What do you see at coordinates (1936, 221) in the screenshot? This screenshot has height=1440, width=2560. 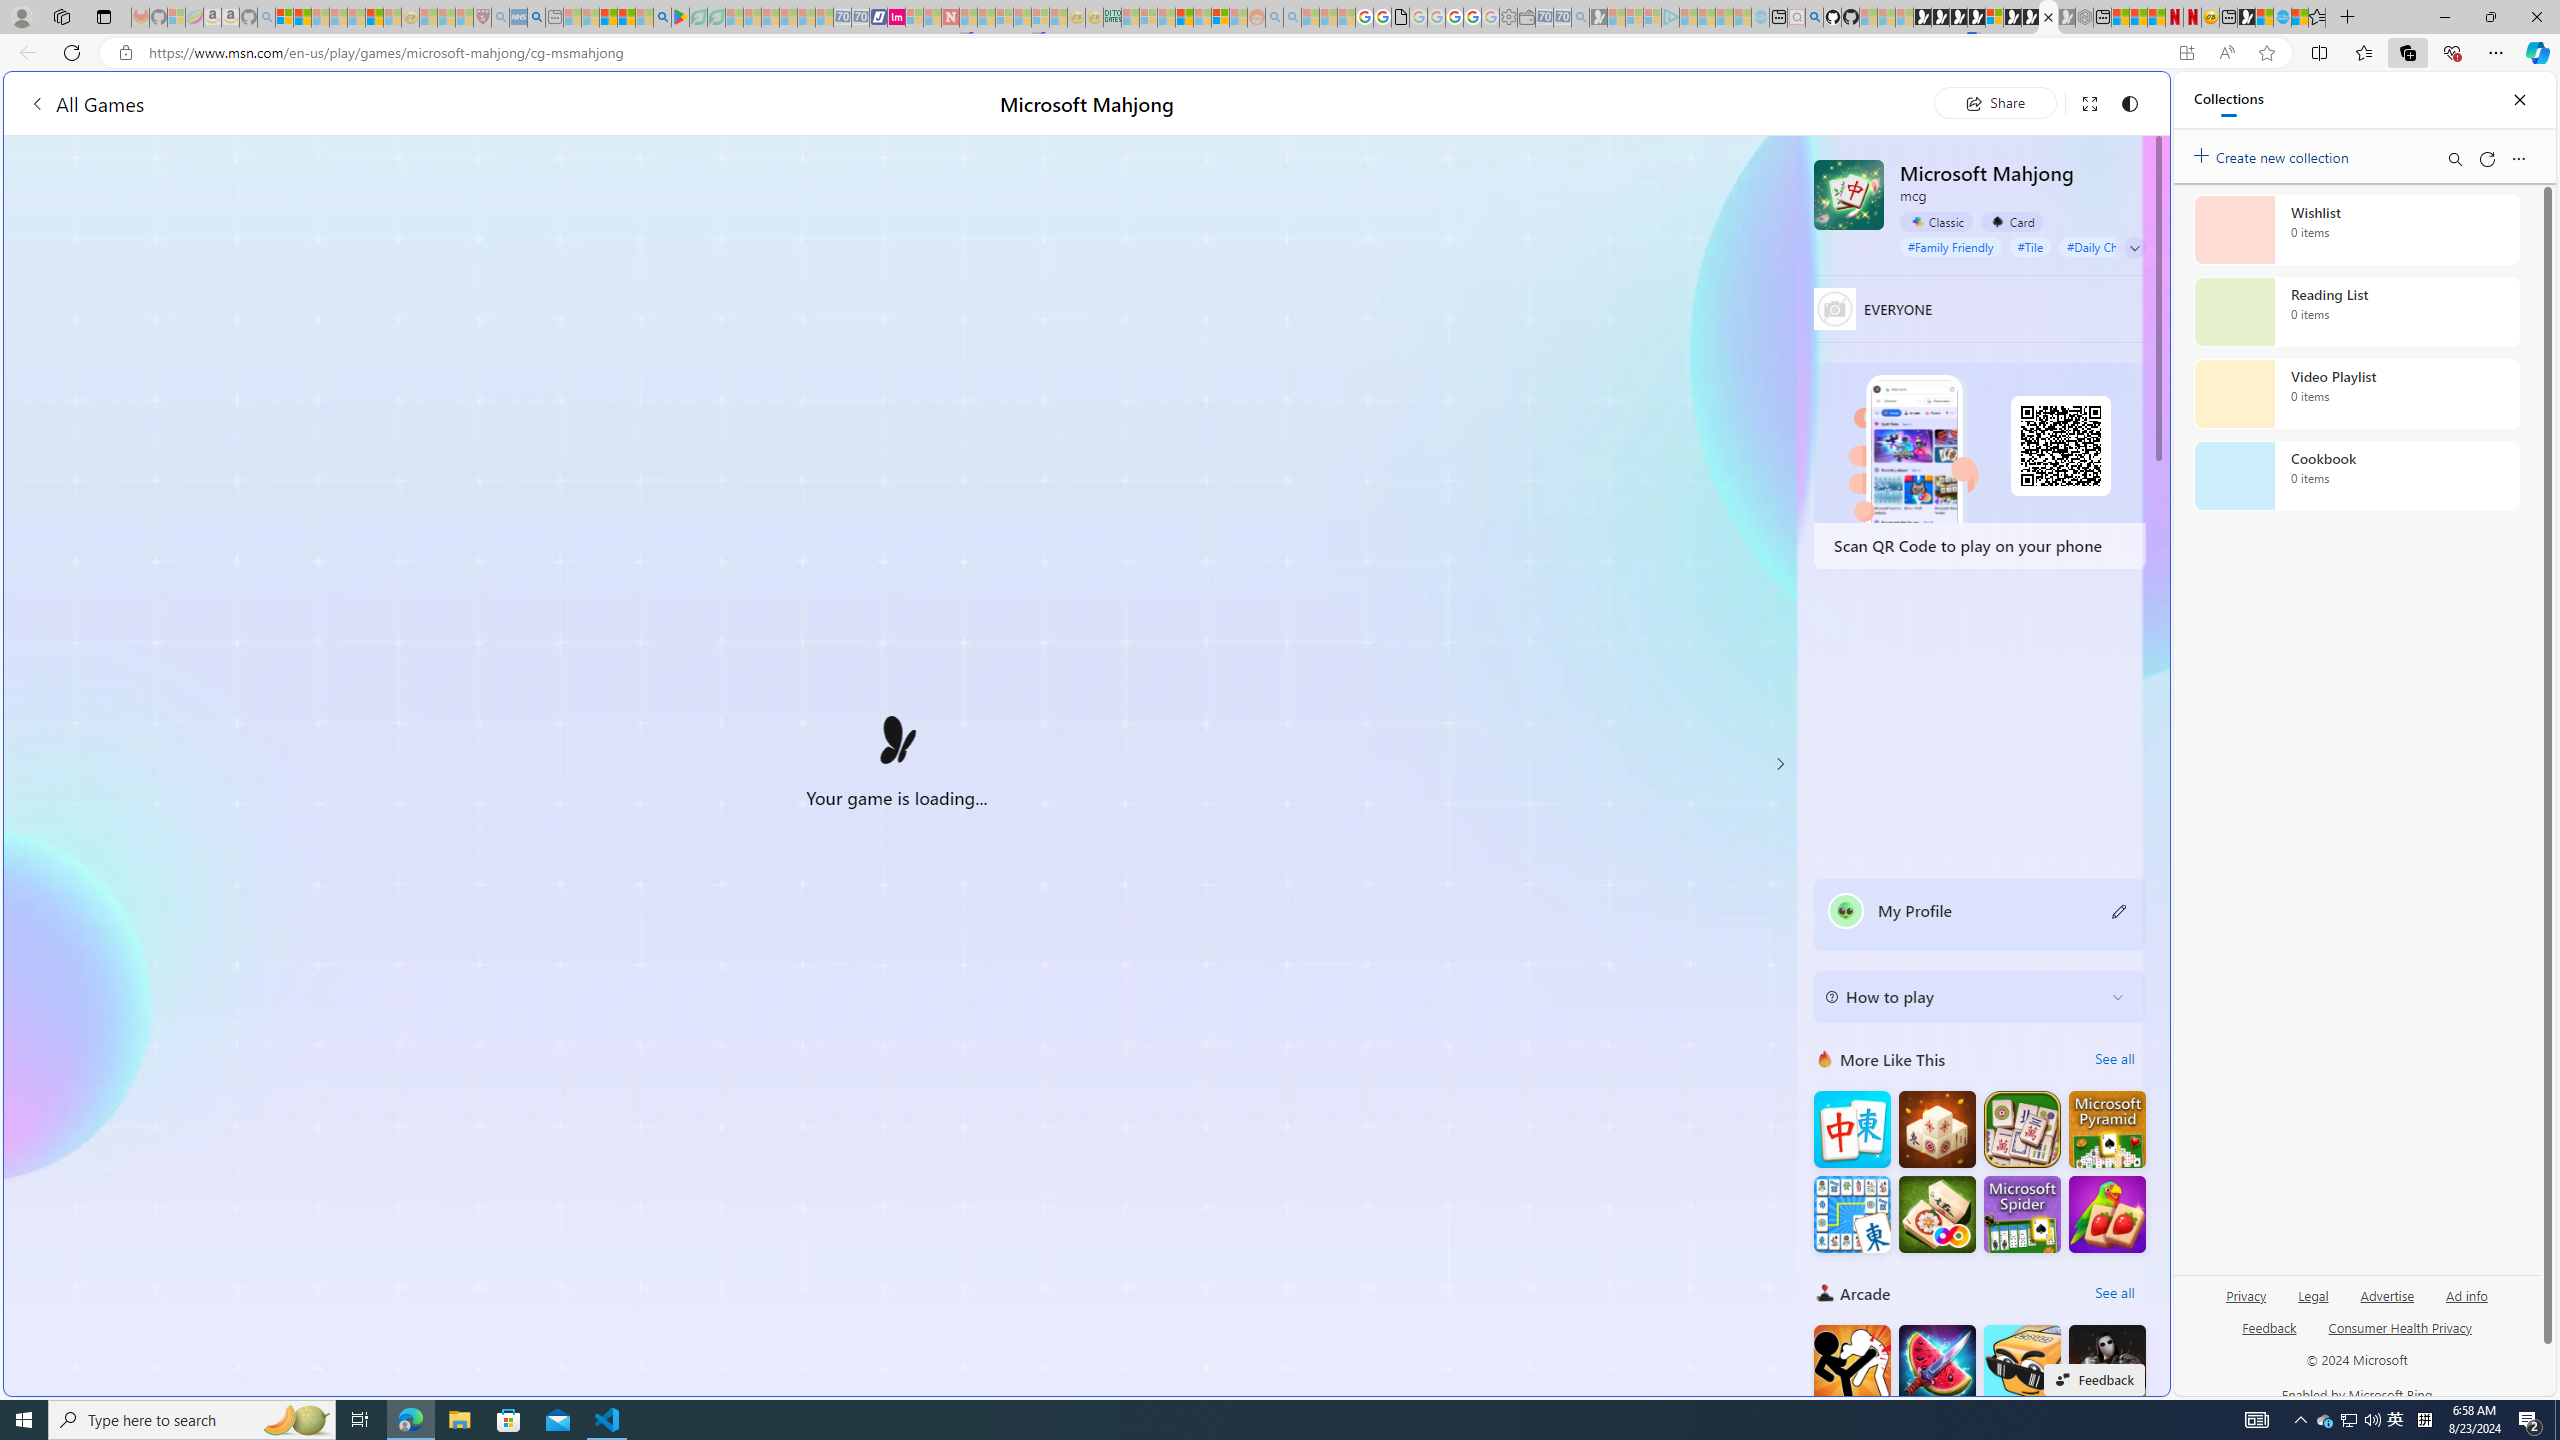 I see `'Classic'` at bounding box center [1936, 221].